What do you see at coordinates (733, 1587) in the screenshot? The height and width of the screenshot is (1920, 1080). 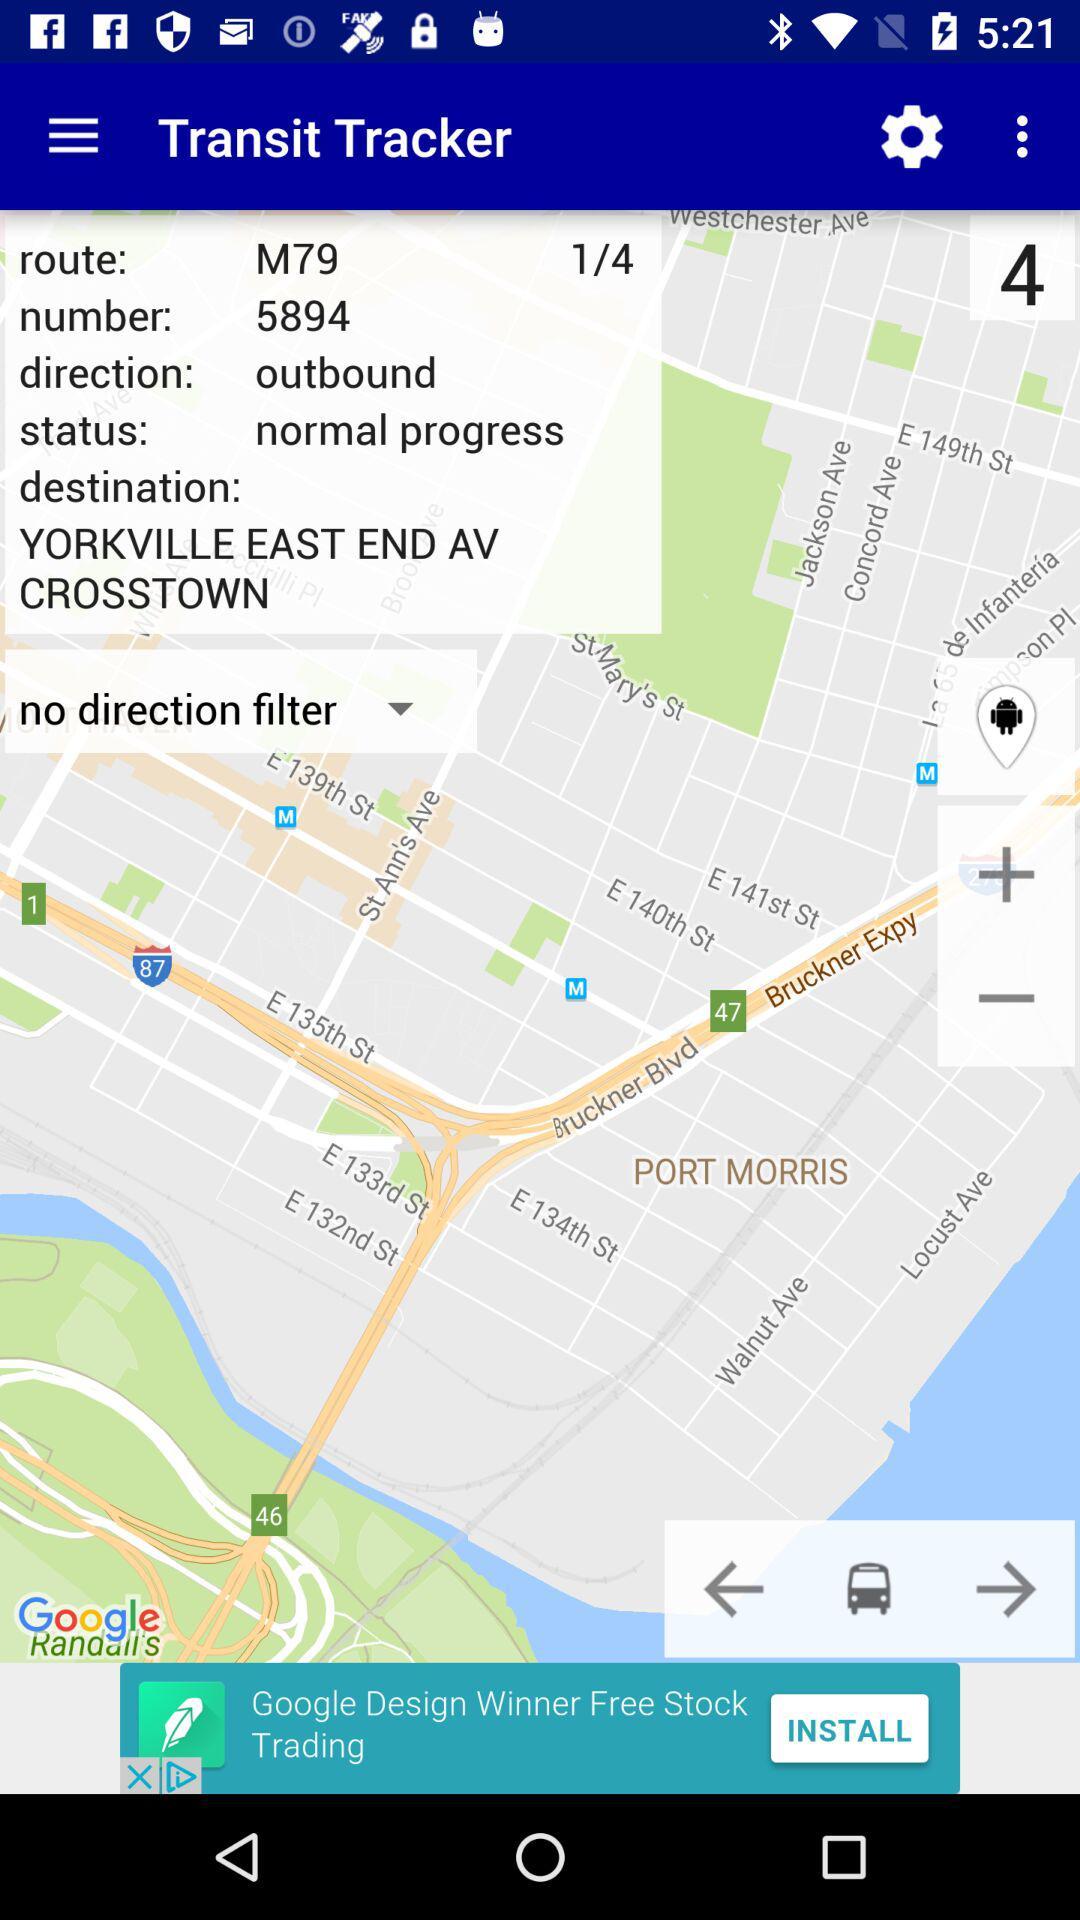 I see `switch mode of transportation` at bounding box center [733, 1587].